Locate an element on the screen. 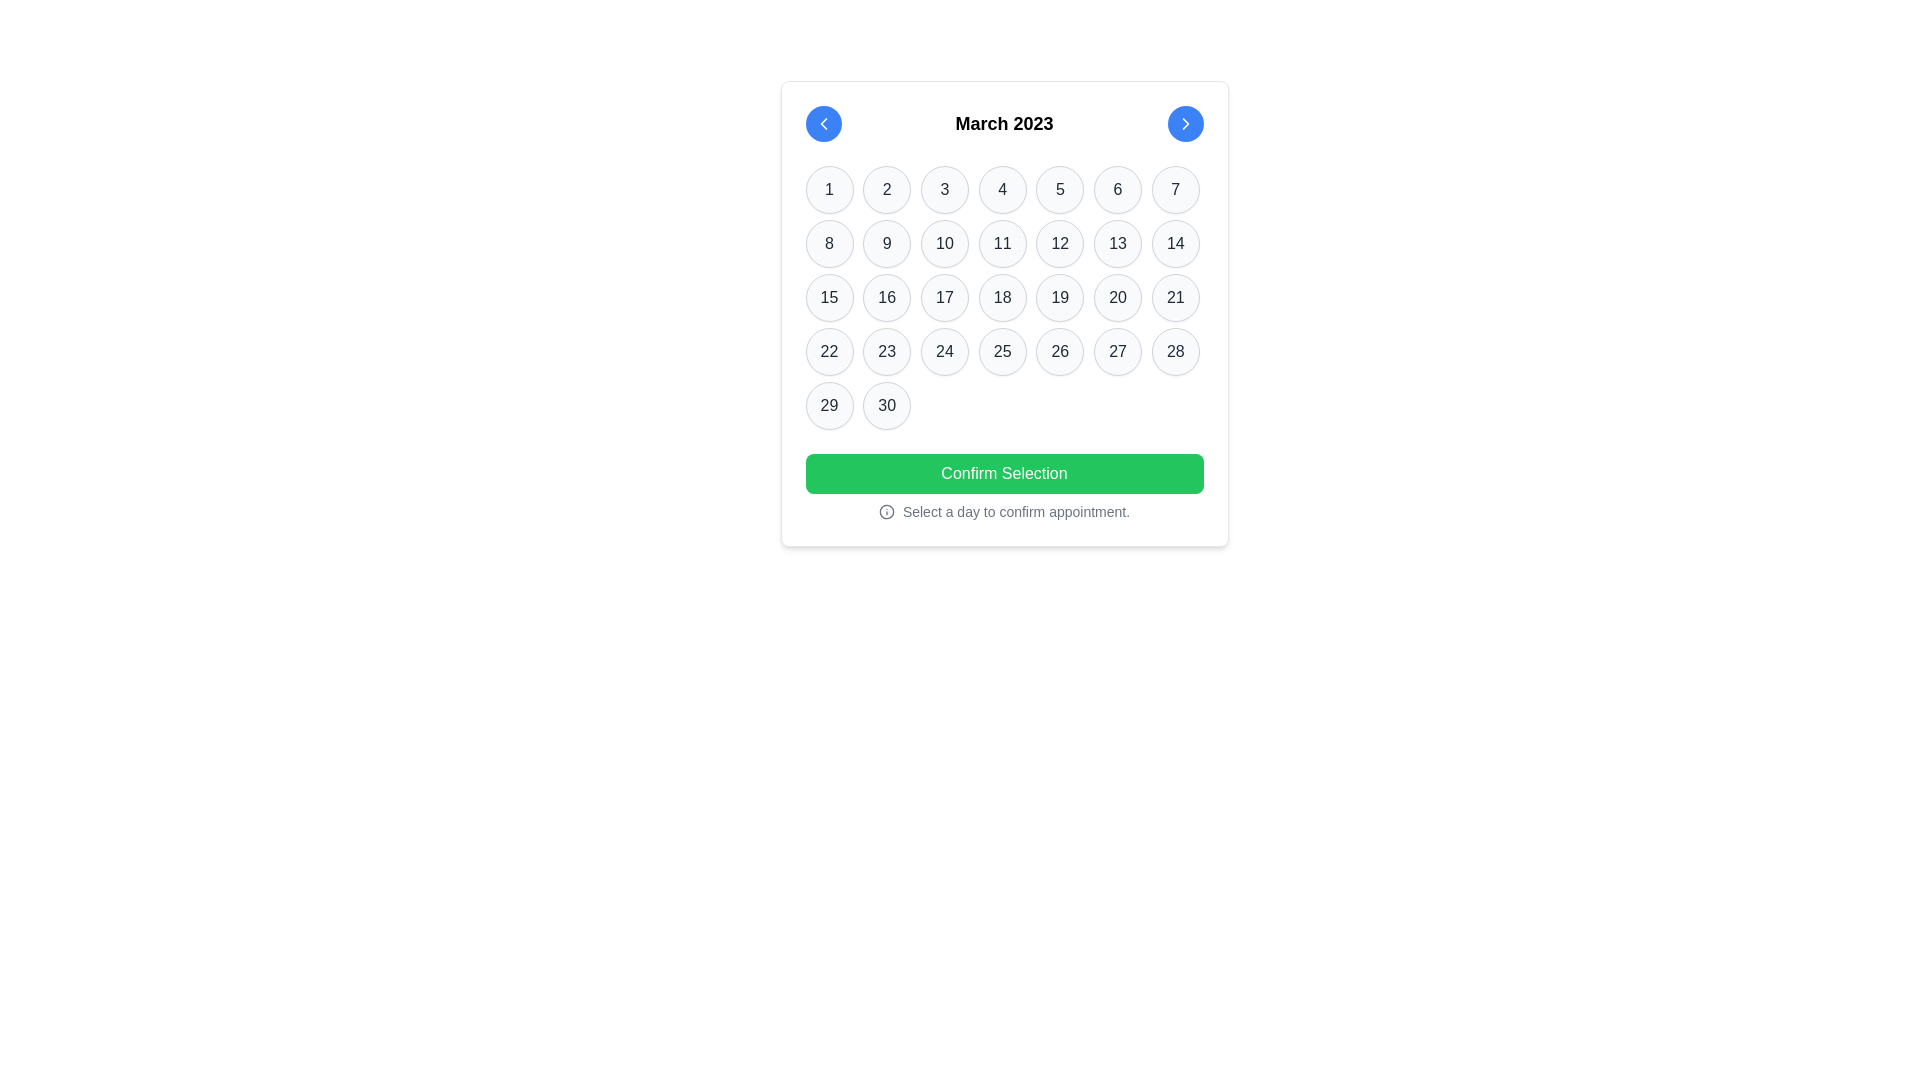 The image size is (1920, 1080). the 30th button in the calendar's grid layout is located at coordinates (886, 405).